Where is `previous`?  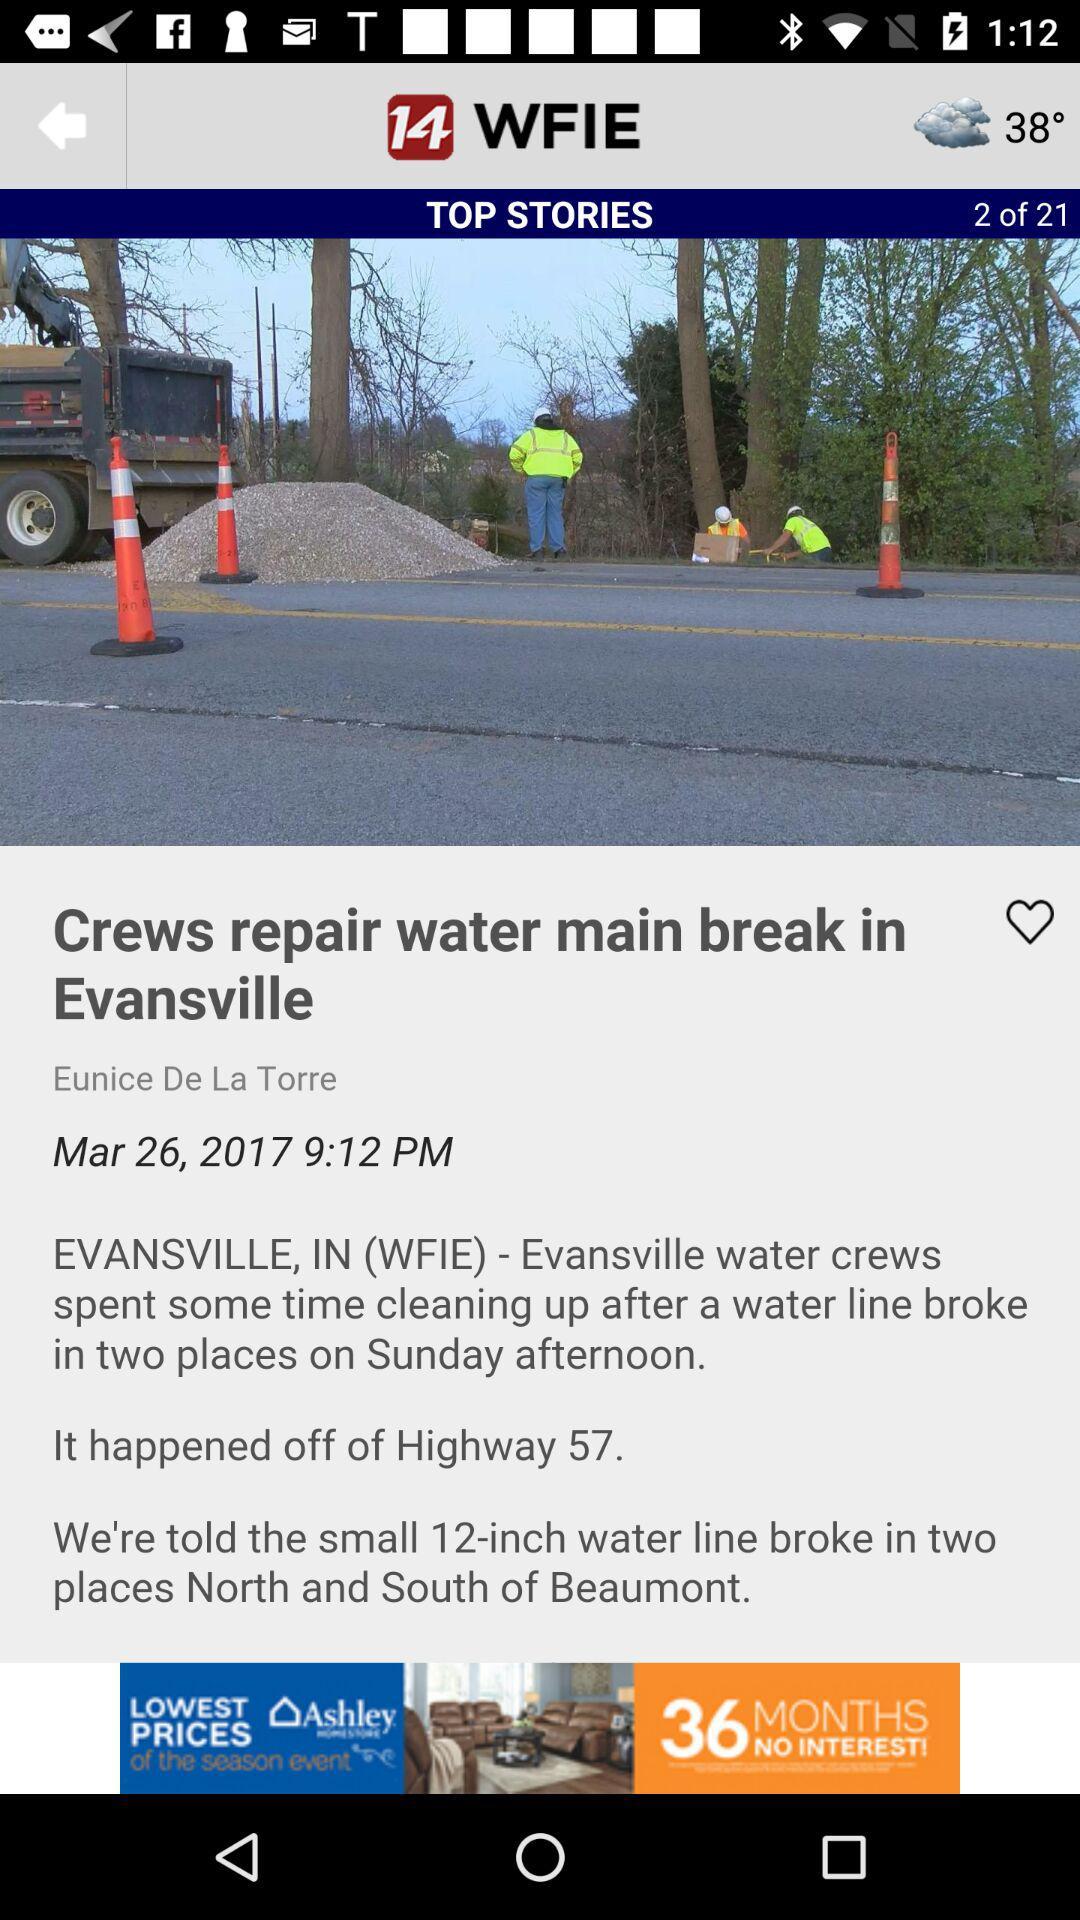 previous is located at coordinates (61, 124).